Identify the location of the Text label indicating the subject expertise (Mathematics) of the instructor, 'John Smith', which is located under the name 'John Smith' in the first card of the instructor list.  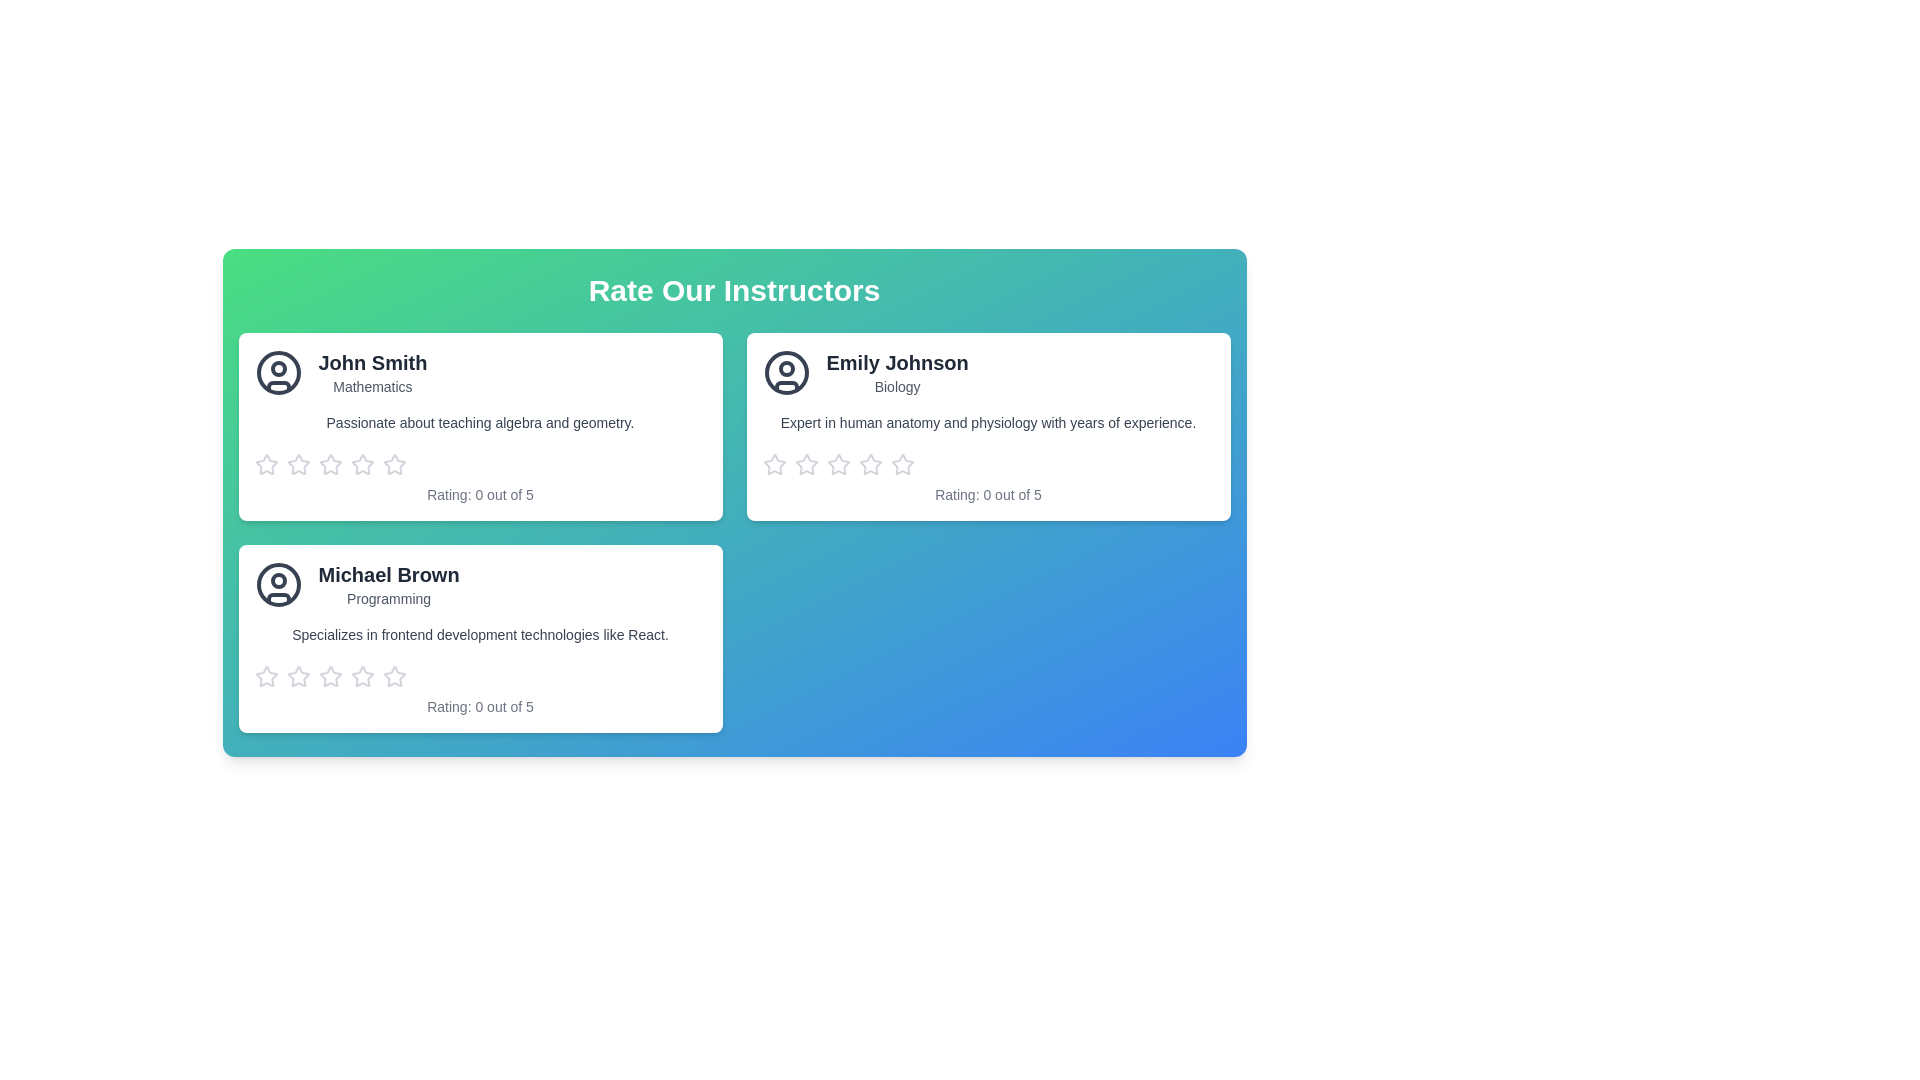
(372, 386).